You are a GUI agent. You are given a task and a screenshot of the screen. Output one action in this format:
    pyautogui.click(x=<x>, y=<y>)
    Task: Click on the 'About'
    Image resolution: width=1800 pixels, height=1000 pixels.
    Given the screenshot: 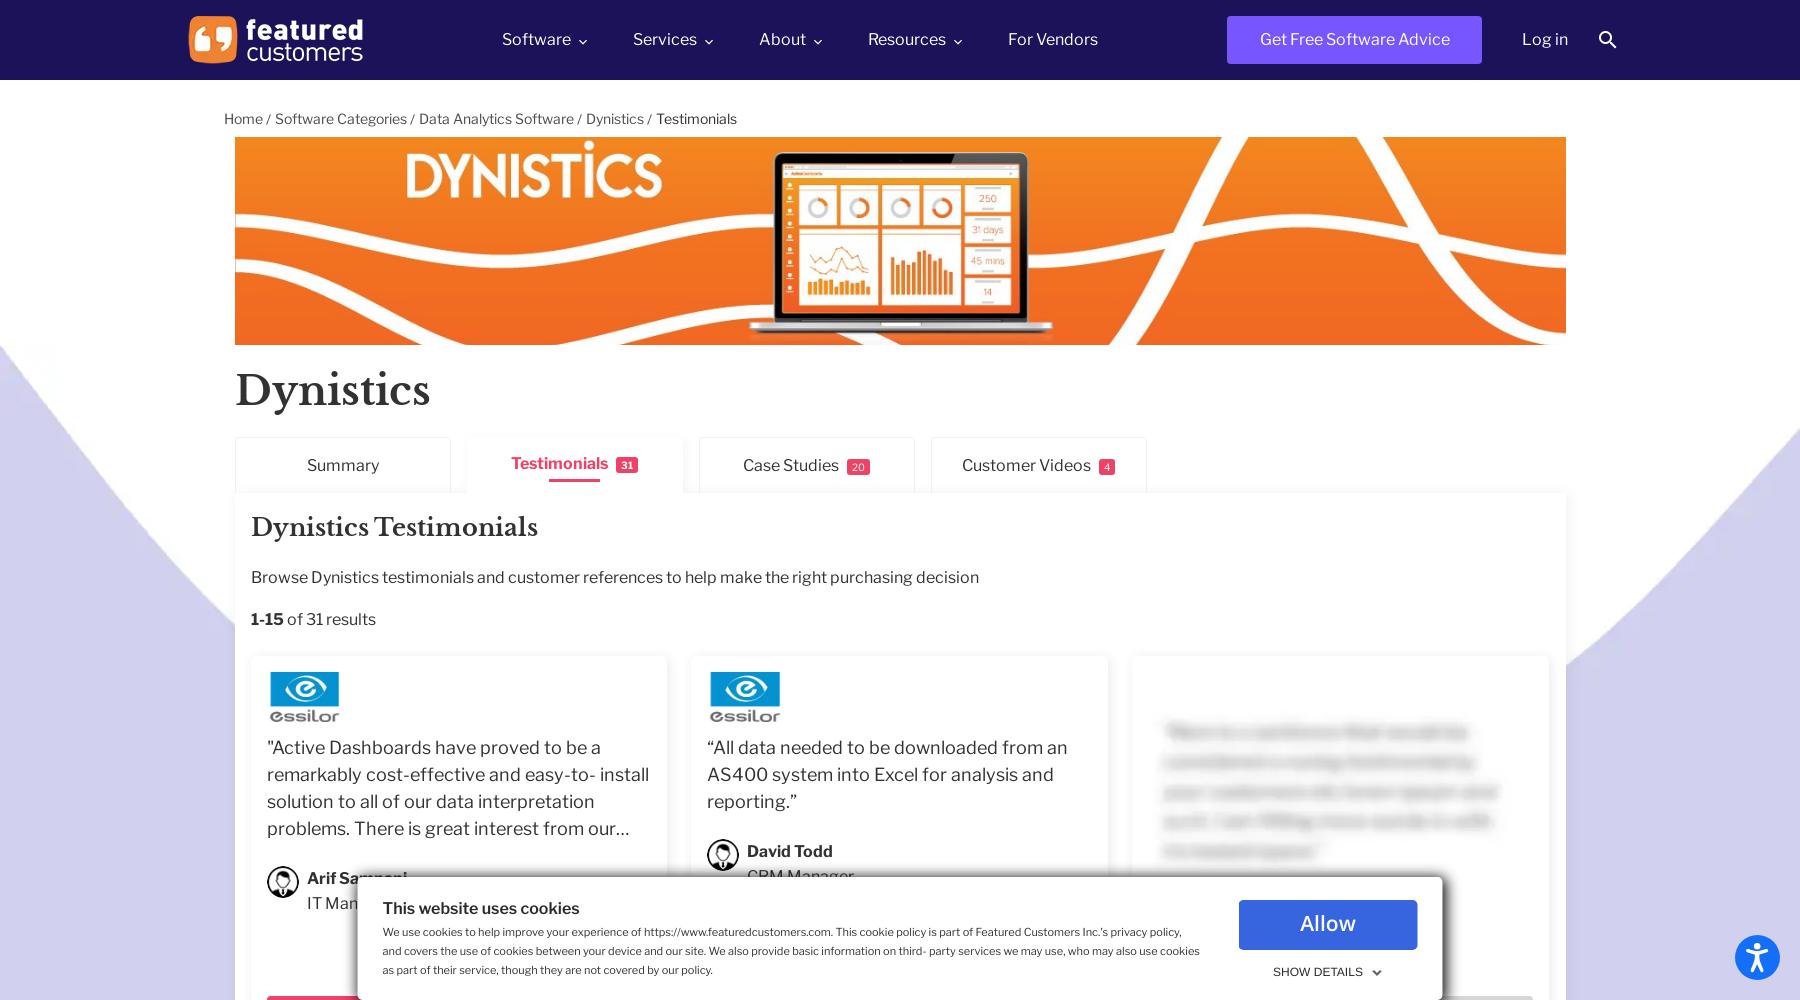 What is the action you would take?
    pyautogui.click(x=781, y=38)
    